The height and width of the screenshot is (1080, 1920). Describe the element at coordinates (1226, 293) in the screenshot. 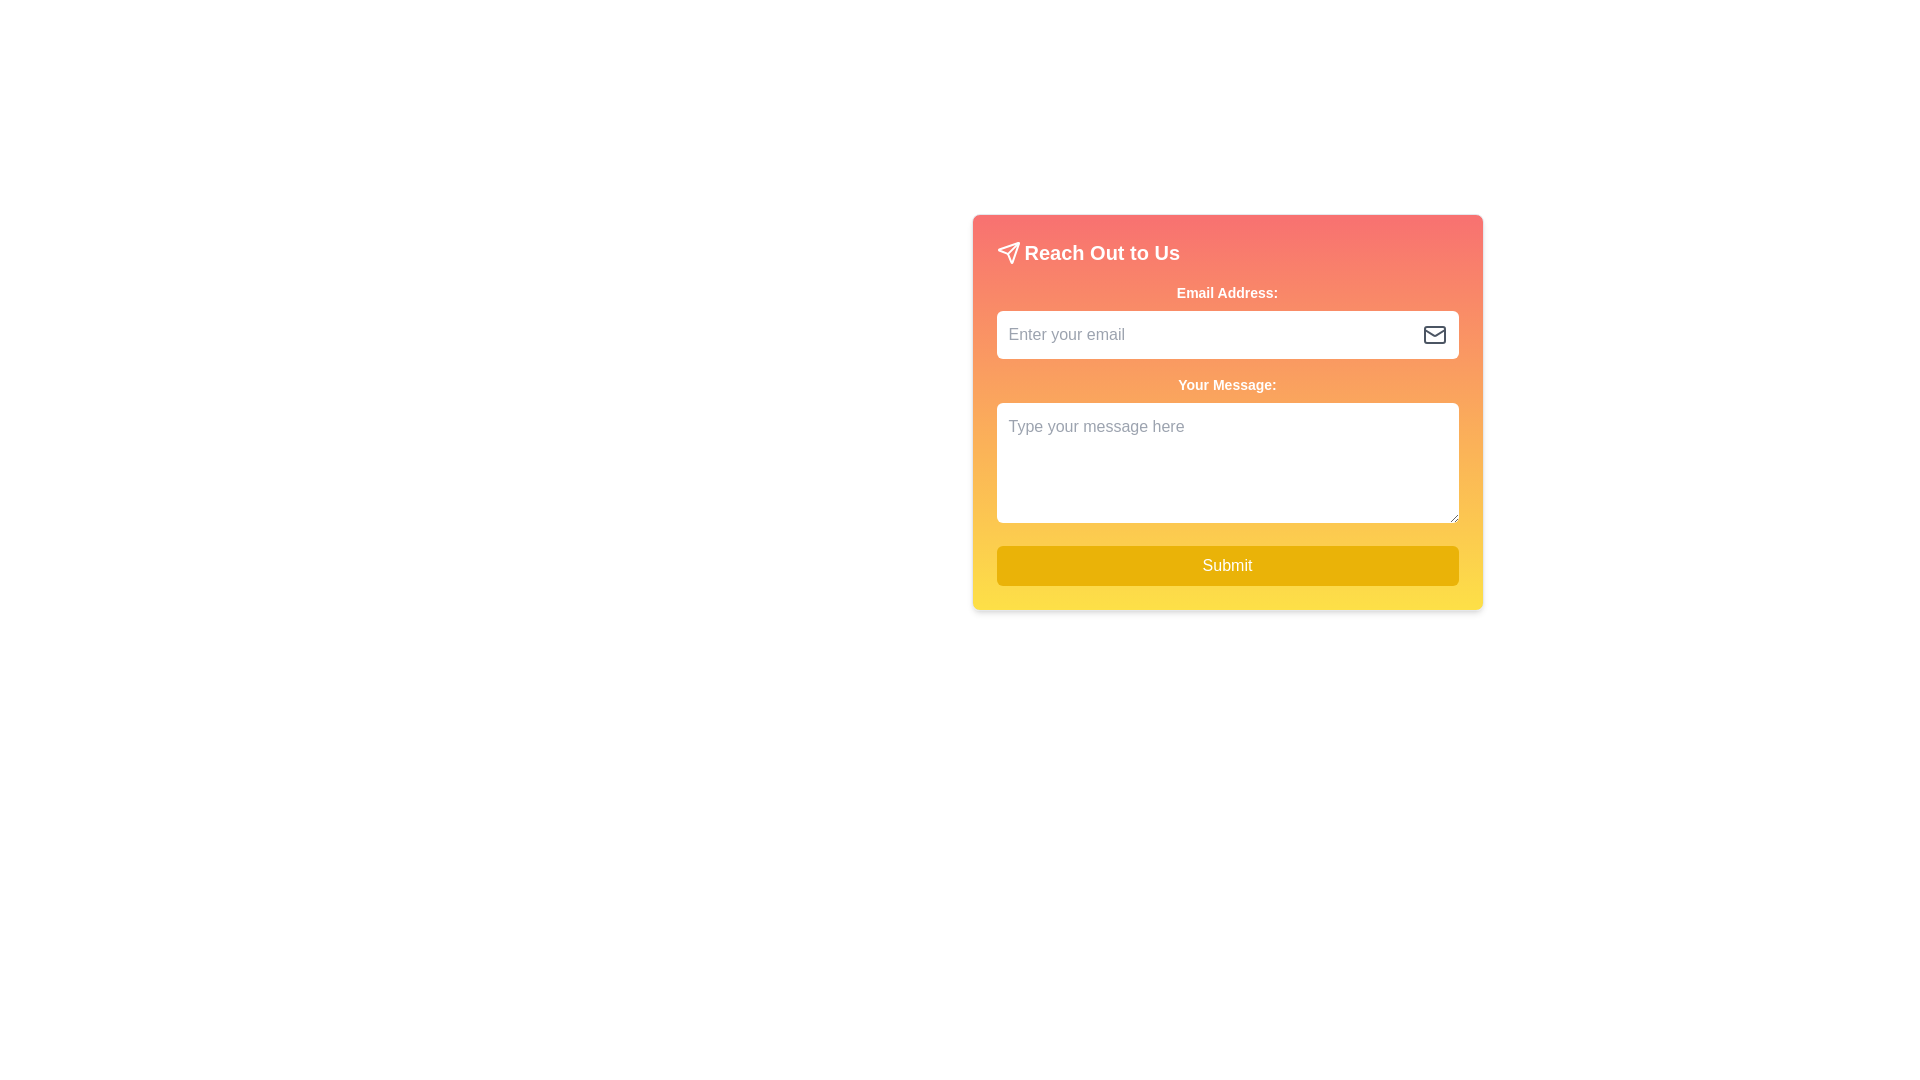

I see `the label indicating the email input field, which is positioned at the top of the form above the email input` at that location.